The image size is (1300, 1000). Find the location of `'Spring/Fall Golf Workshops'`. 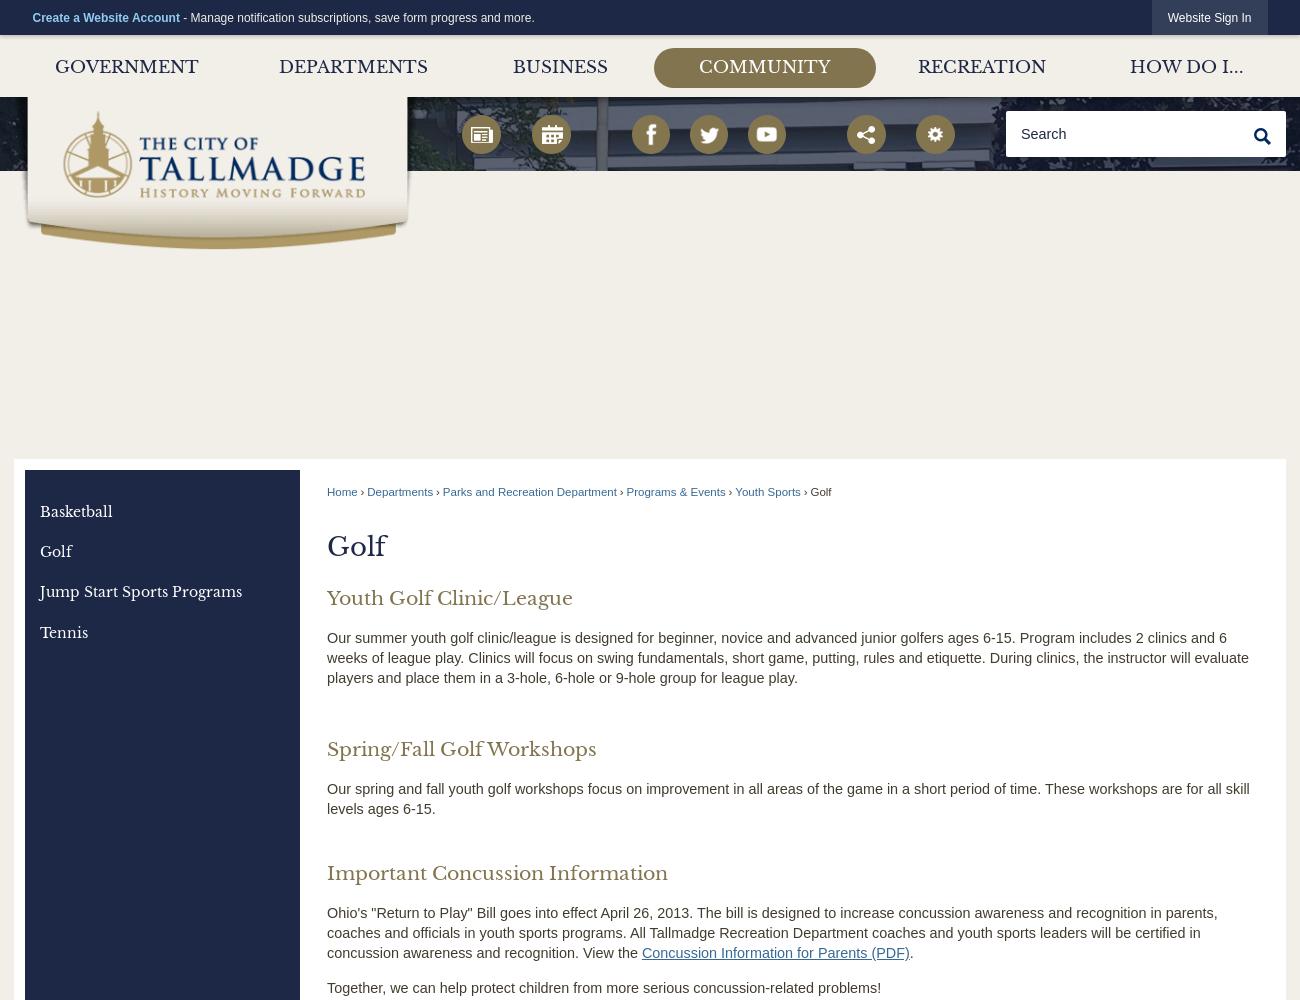

'Spring/Fall Golf Workshops' is located at coordinates (459, 748).